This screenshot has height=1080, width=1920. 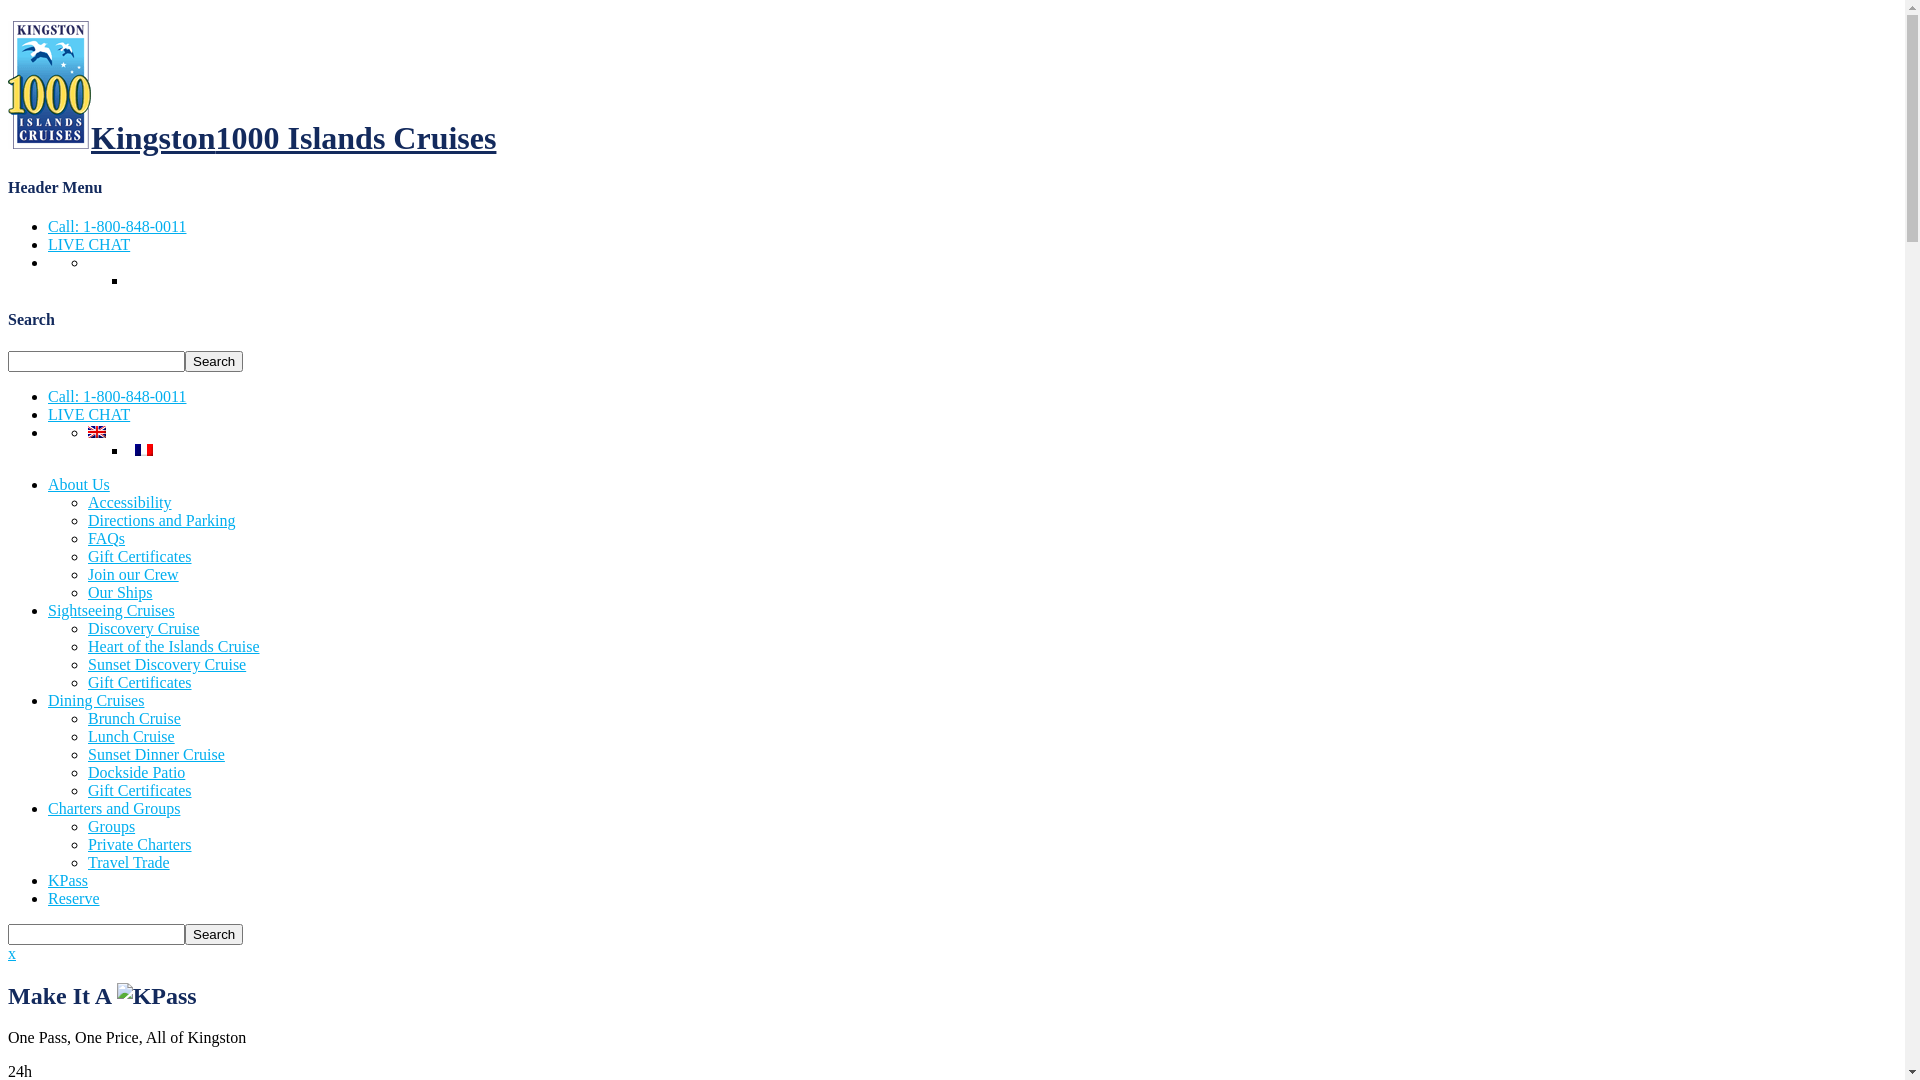 I want to click on 'LIVE CHAT', so click(x=88, y=413).